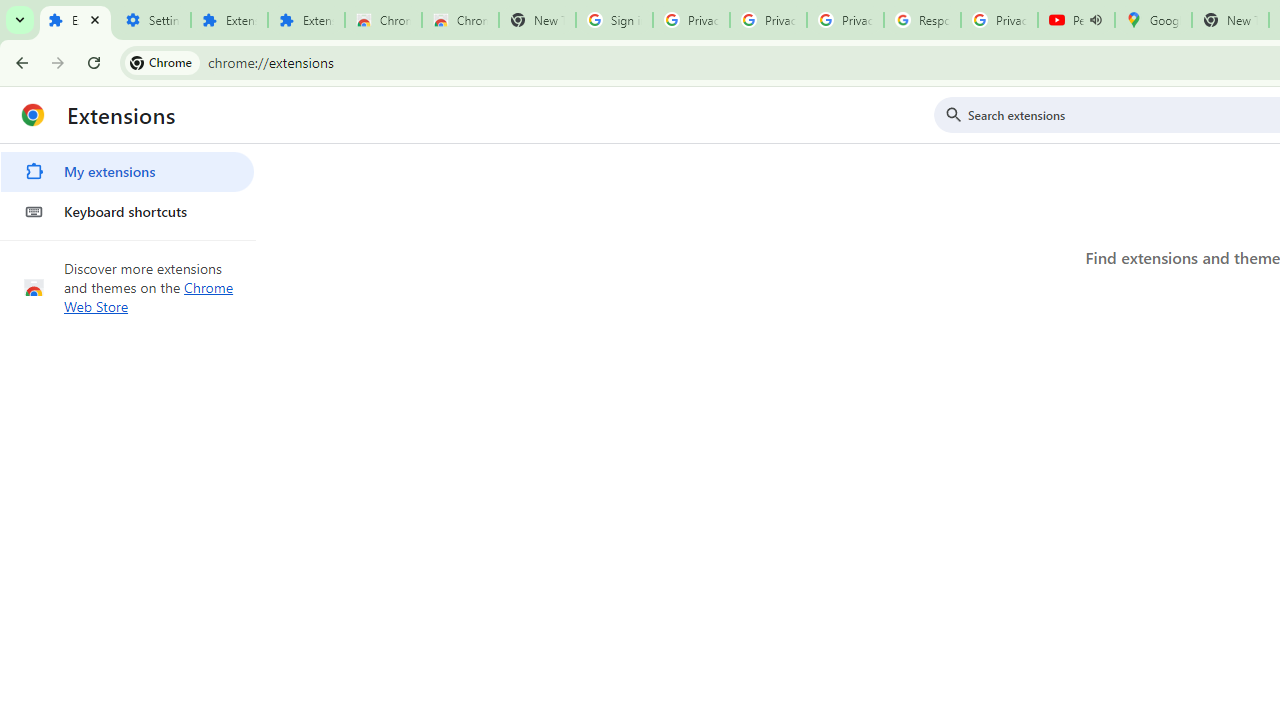 Image resolution: width=1280 pixels, height=720 pixels. Describe the element at coordinates (613, 20) in the screenshot. I see `'Sign in - Google Accounts'` at that location.